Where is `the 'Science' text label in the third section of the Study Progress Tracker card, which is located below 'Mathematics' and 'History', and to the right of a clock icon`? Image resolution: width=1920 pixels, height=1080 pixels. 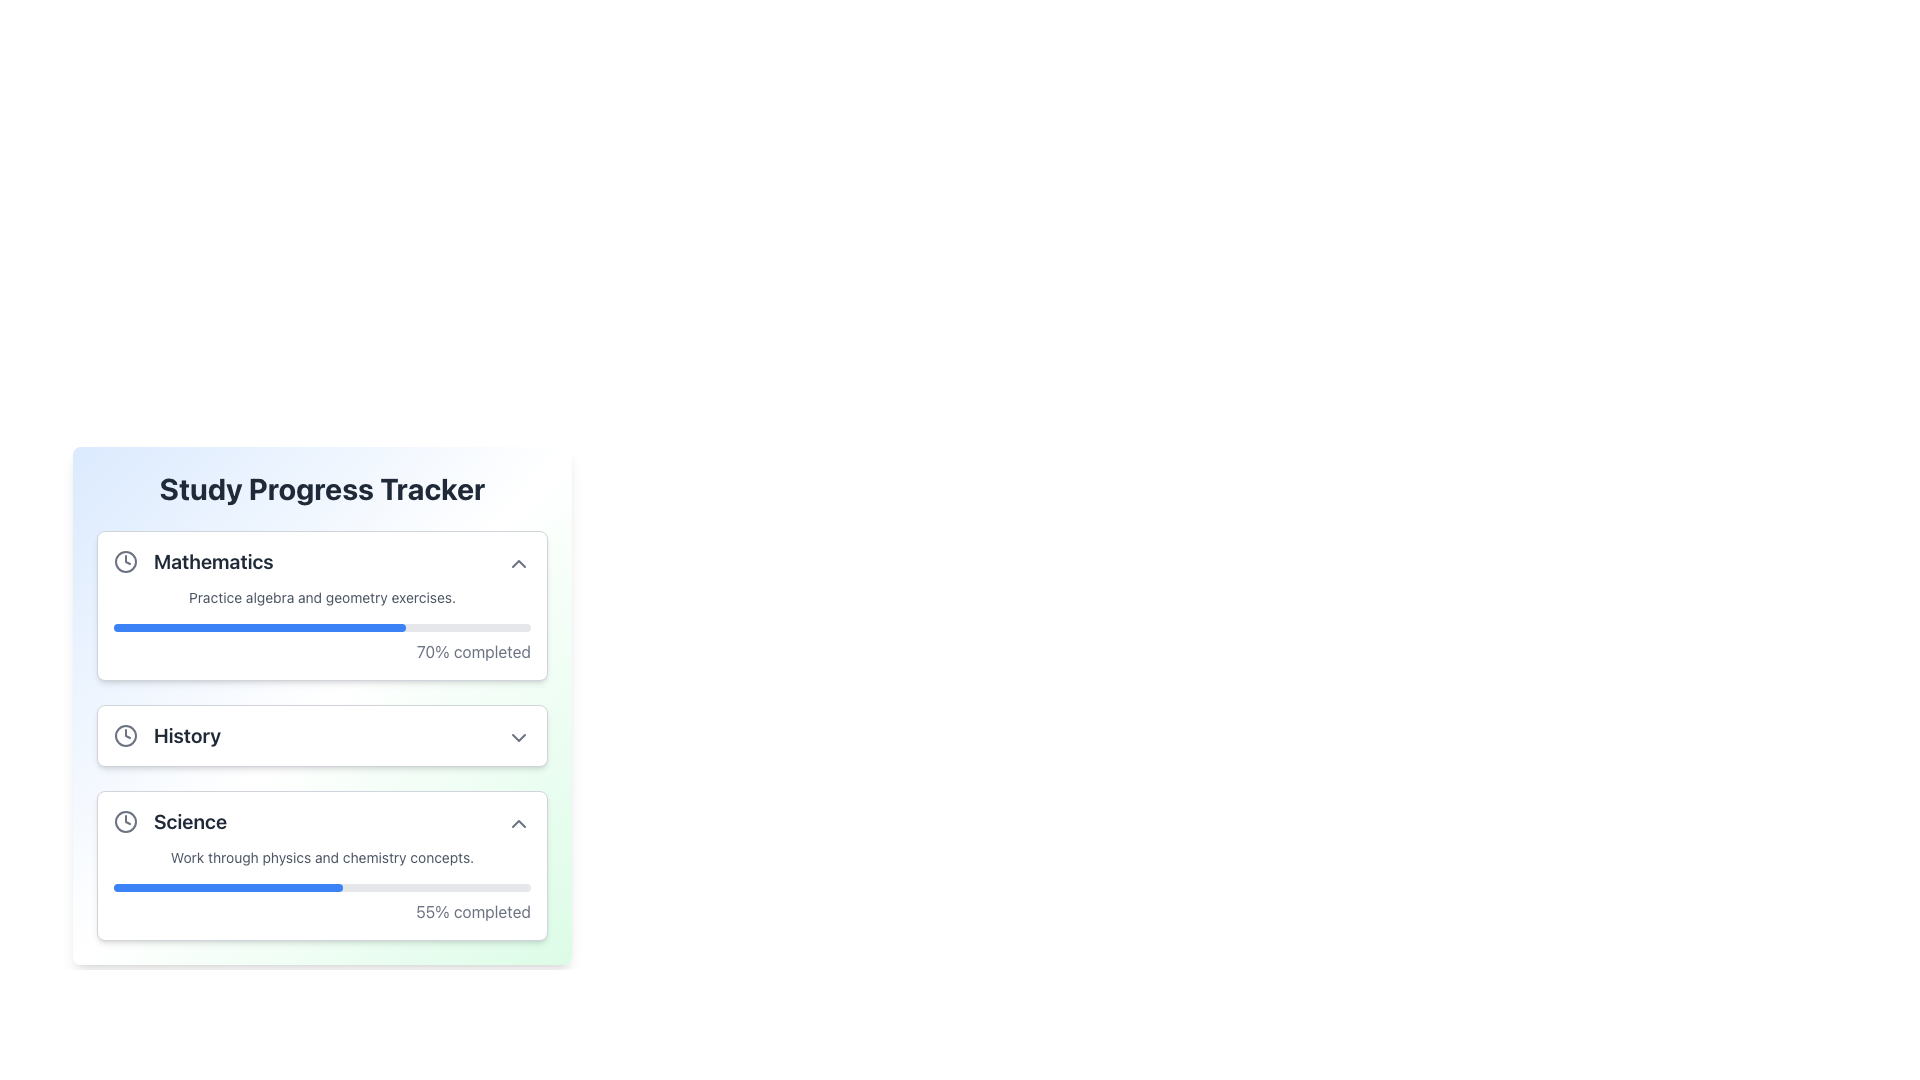
the 'Science' text label in the third section of the Study Progress Tracker card, which is located below 'Mathematics' and 'History', and to the right of a clock icon is located at coordinates (170, 821).